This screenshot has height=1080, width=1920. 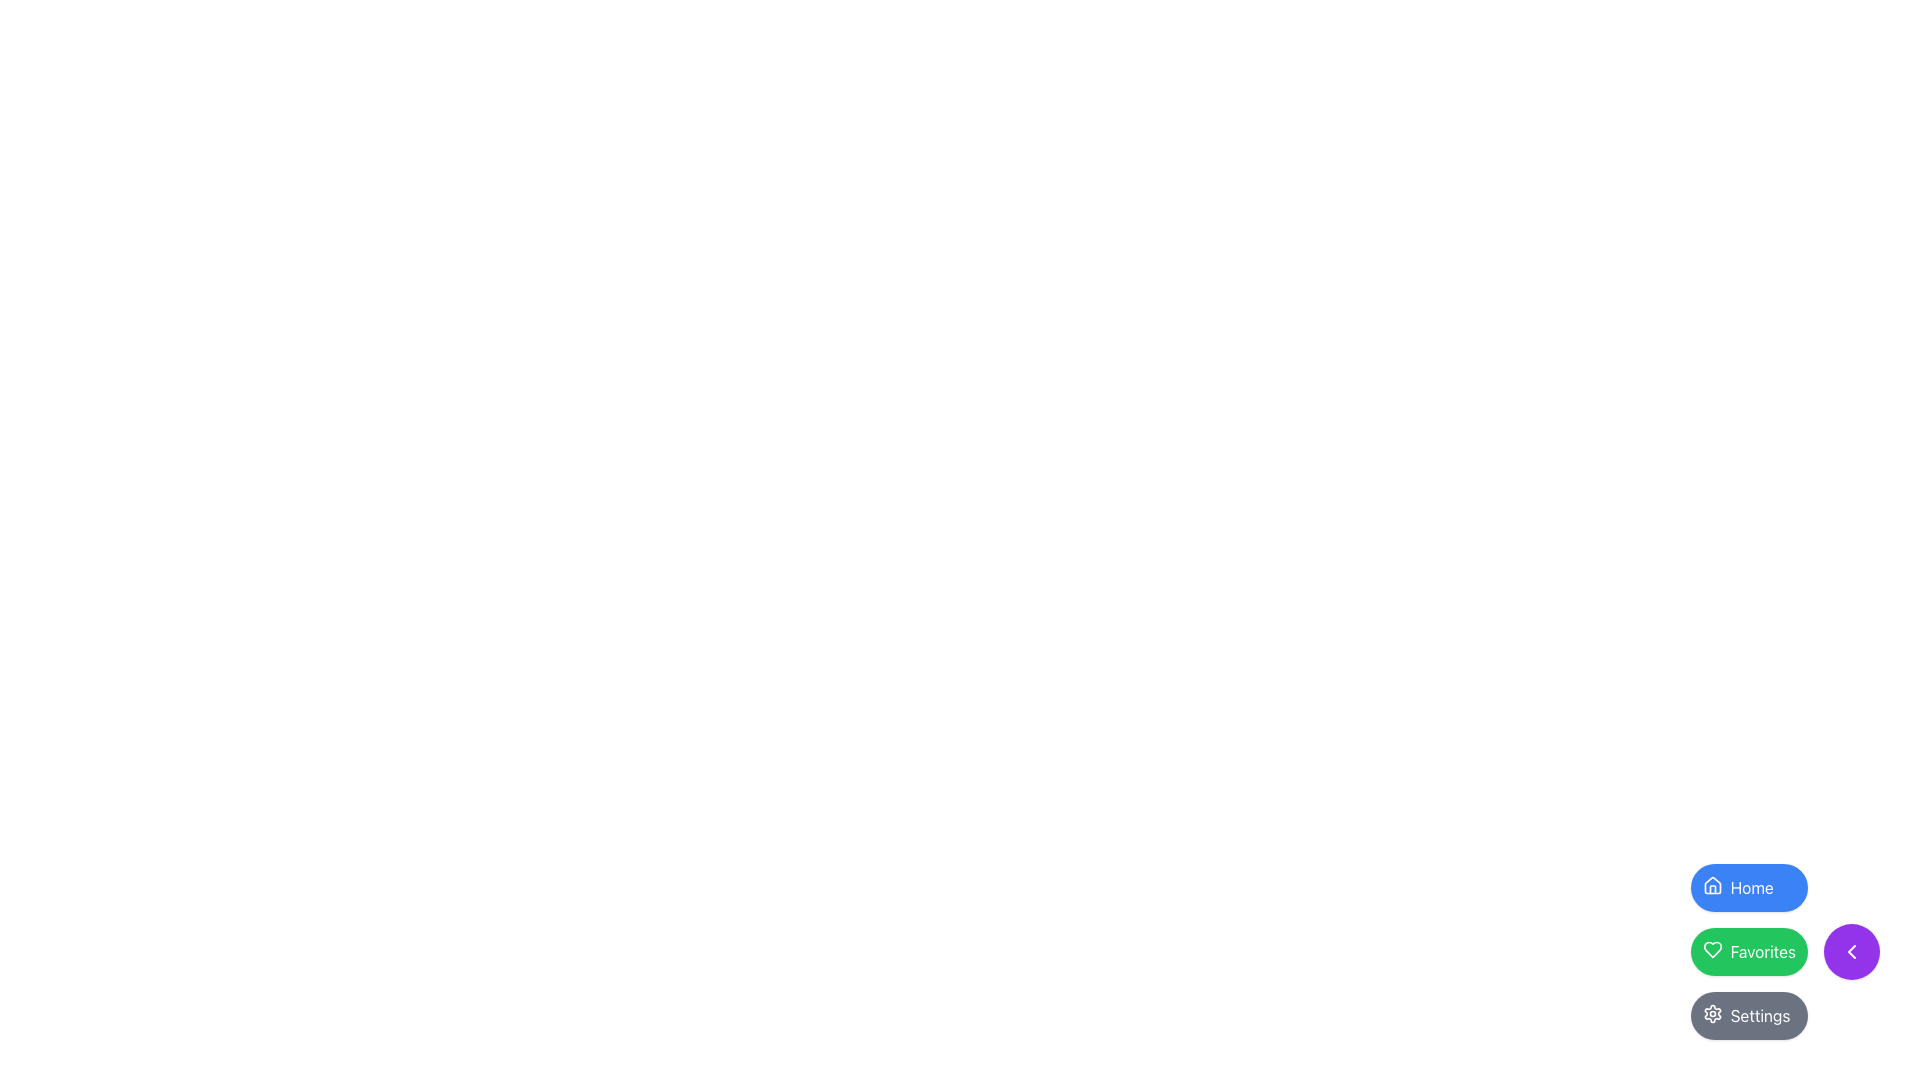 I want to click on the green oval button labeled 'Favorites', so click(x=1748, y=951).